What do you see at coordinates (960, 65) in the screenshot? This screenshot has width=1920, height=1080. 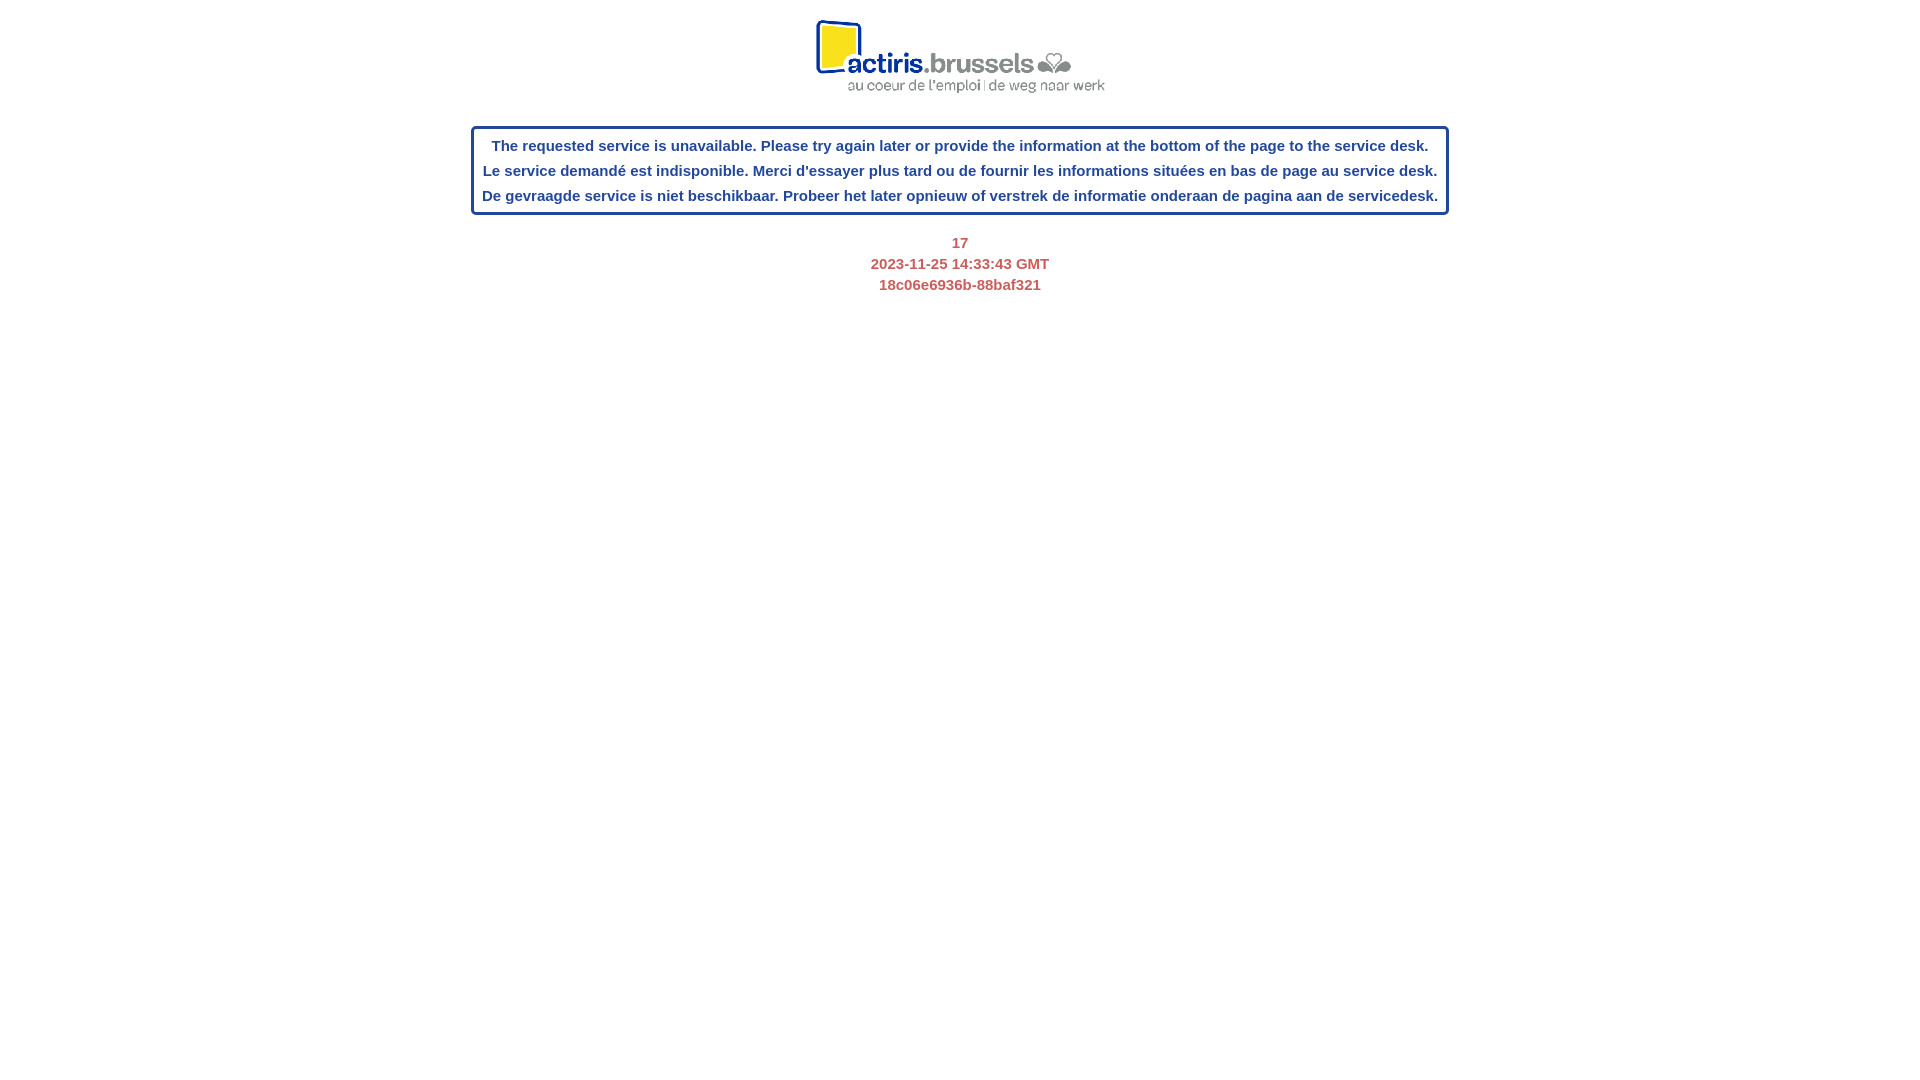 I see `'actiris_logo.png'` at bounding box center [960, 65].